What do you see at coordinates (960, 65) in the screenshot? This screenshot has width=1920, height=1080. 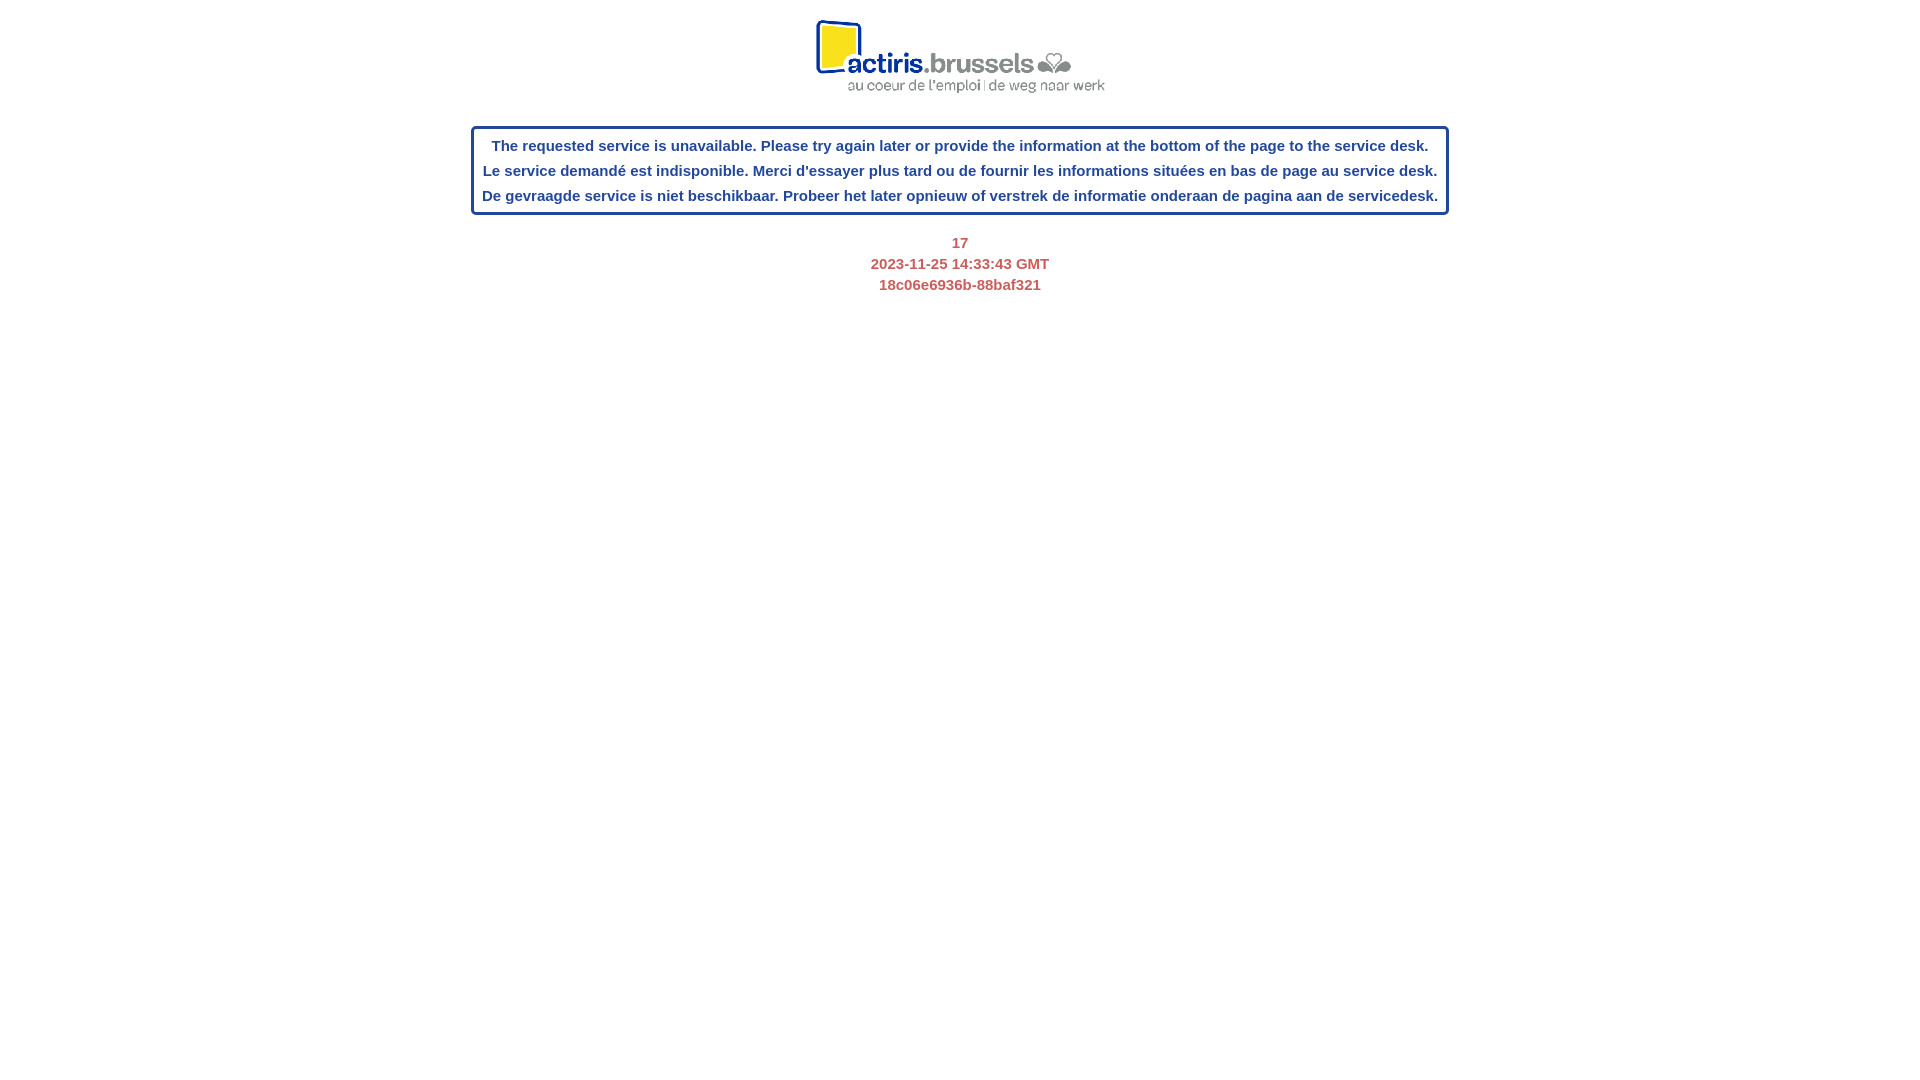 I see `'actiris_logo.png'` at bounding box center [960, 65].